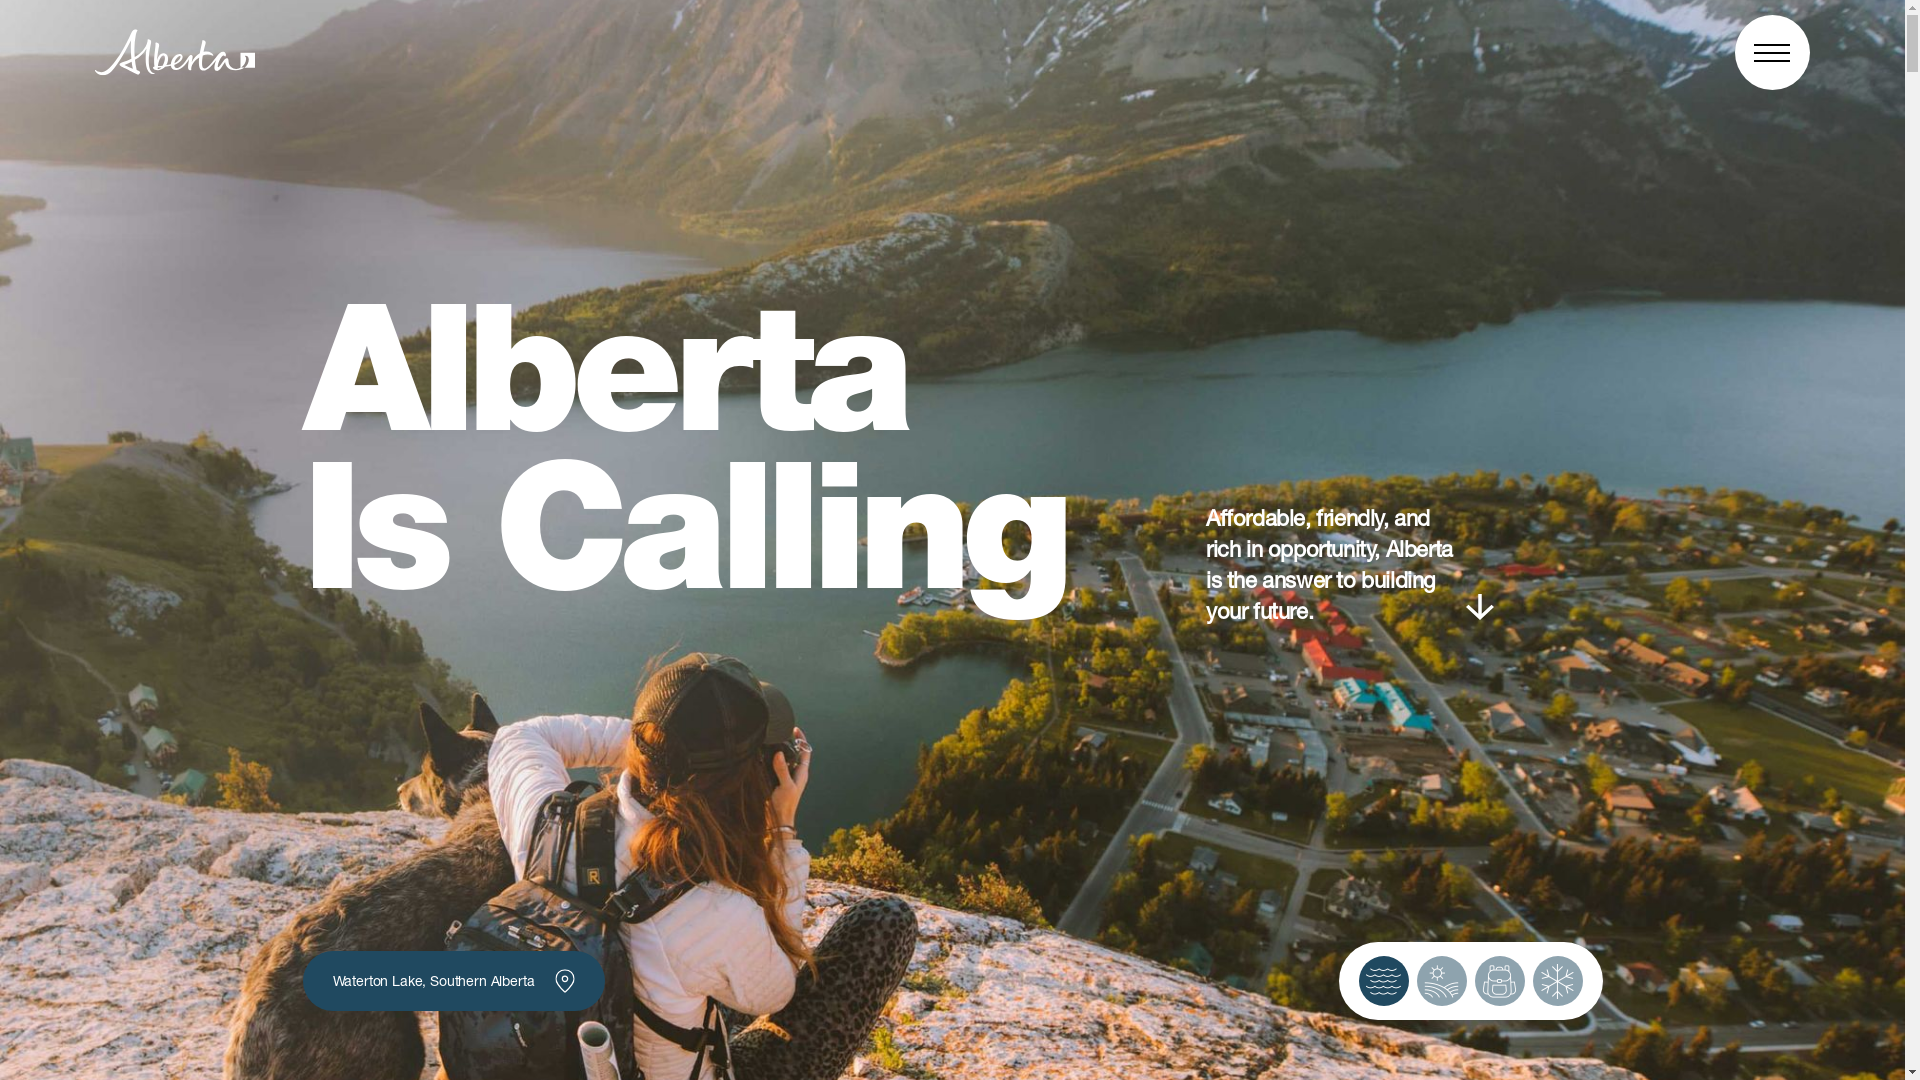 This screenshot has height=1080, width=1920. What do you see at coordinates (1555, 979) in the screenshot?
I see `'Toggle Winter Image'` at bounding box center [1555, 979].